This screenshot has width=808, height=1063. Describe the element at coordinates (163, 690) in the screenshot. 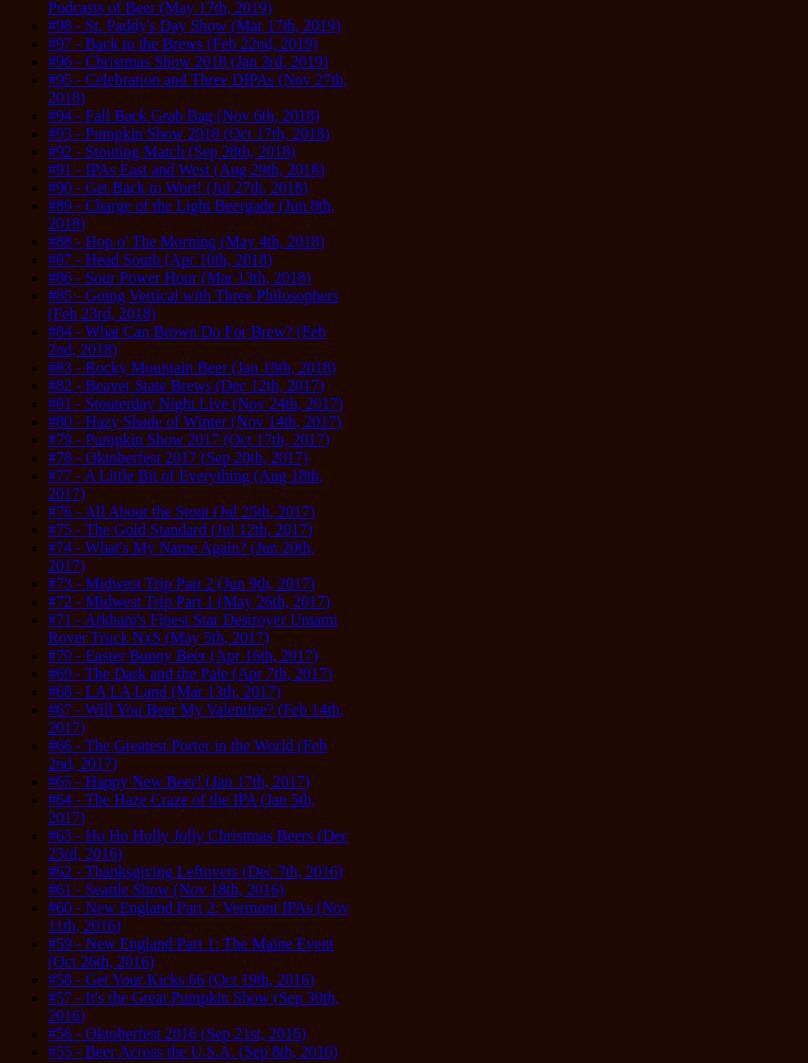

I see `'#68 - LA LA Land (Mar 13th, 2017)'` at that location.